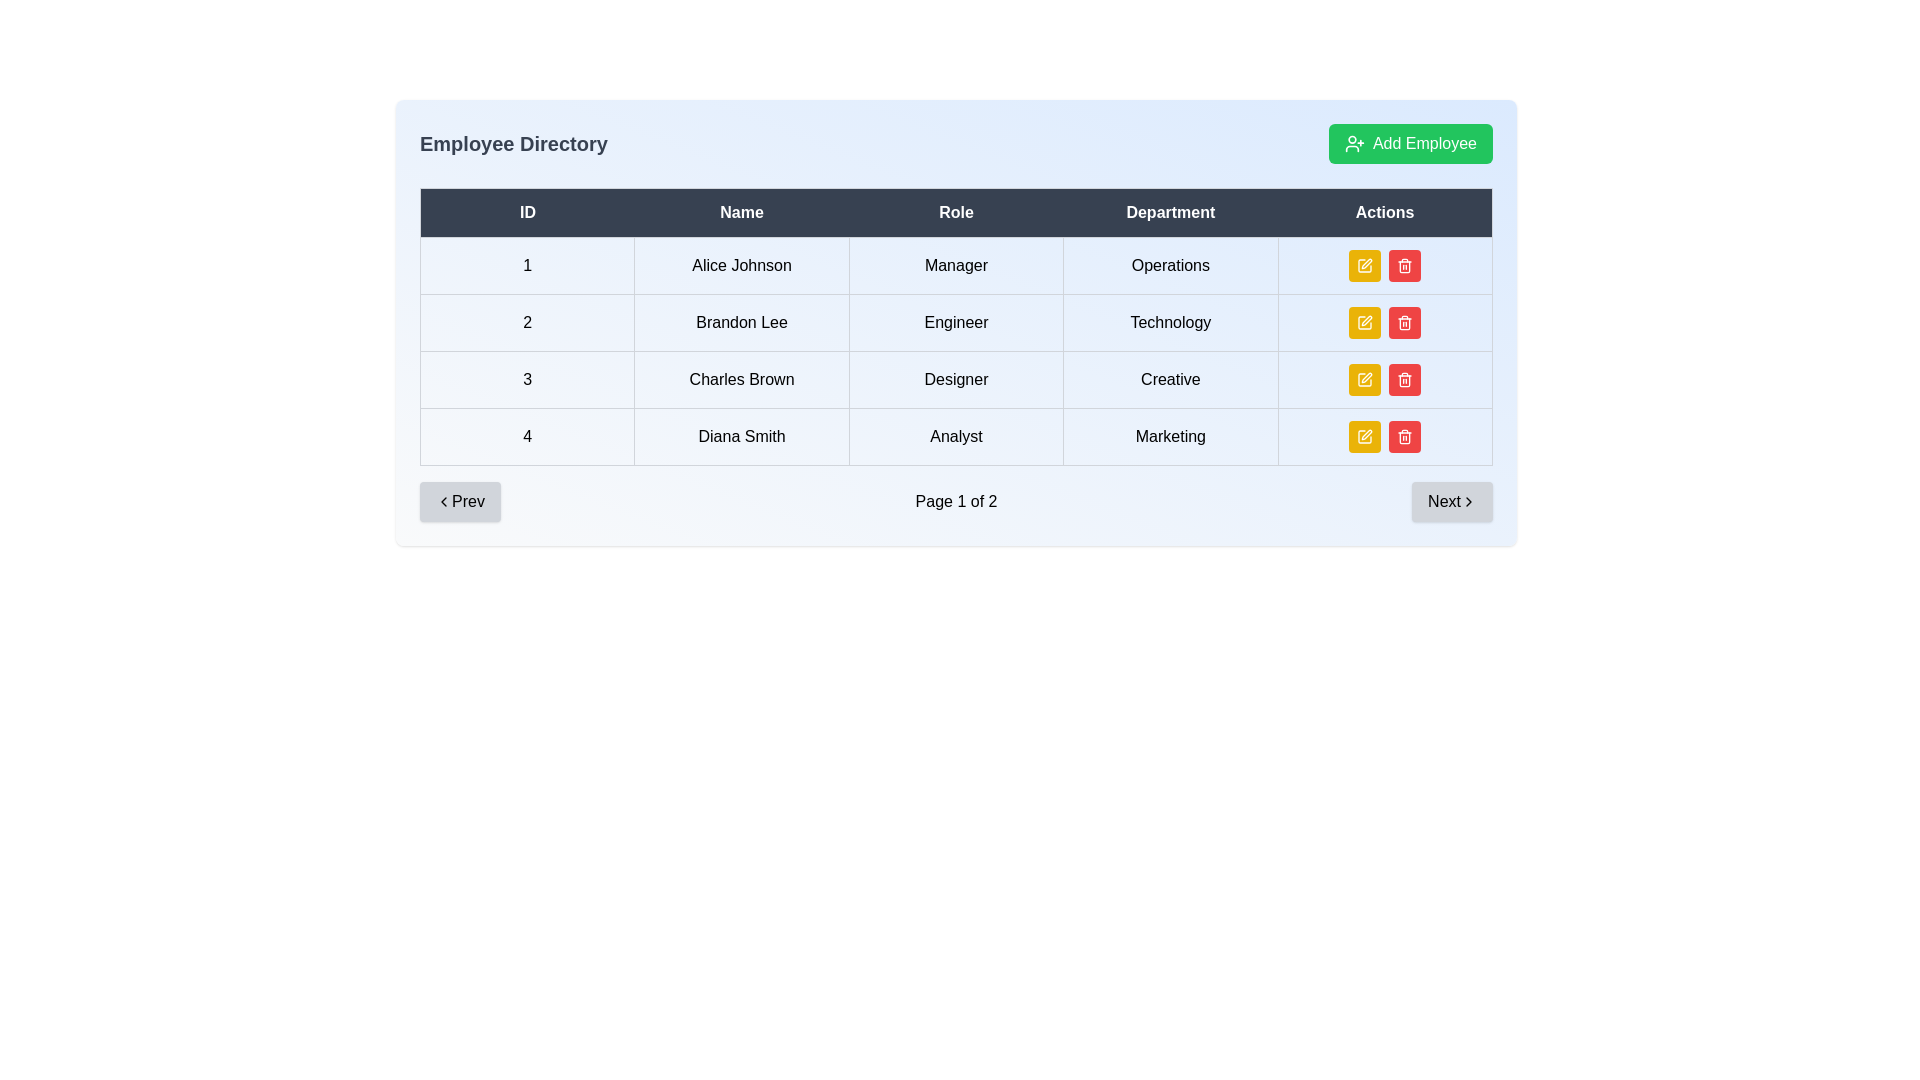 The height and width of the screenshot is (1080, 1920). Describe the element at coordinates (955, 212) in the screenshot. I see `the text label marked as 'Role' which is located in the header row of the table, positioned between the 'Name' and 'Department' columns` at that location.